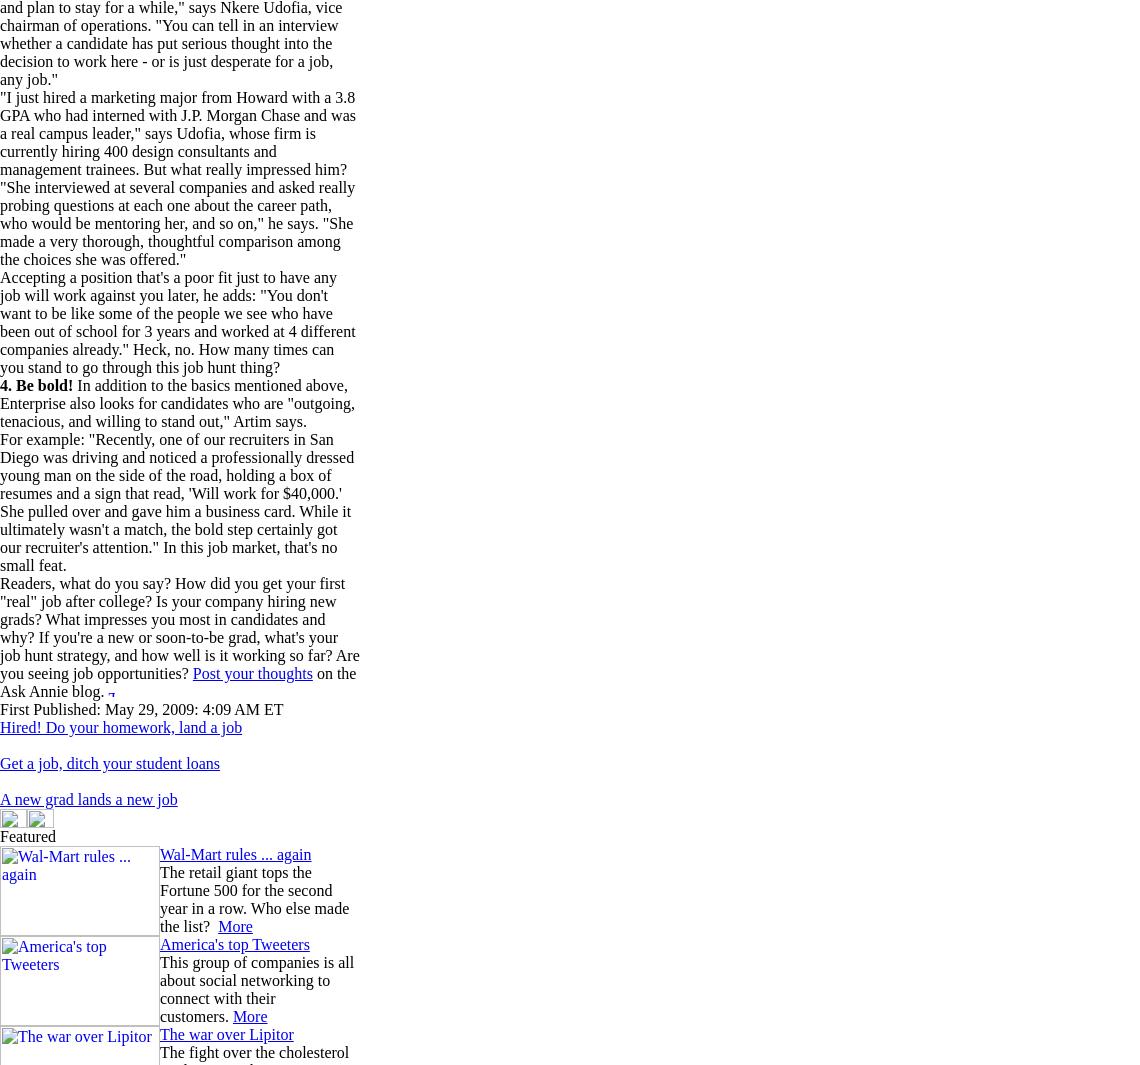 Image resolution: width=1140 pixels, height=1065 pixels. What do you see at coordinates (140, 709) in the screenshot?
I see `'First Published: May 29, 2009: 4:09 AM ET'` at bounding box center [140, 709].